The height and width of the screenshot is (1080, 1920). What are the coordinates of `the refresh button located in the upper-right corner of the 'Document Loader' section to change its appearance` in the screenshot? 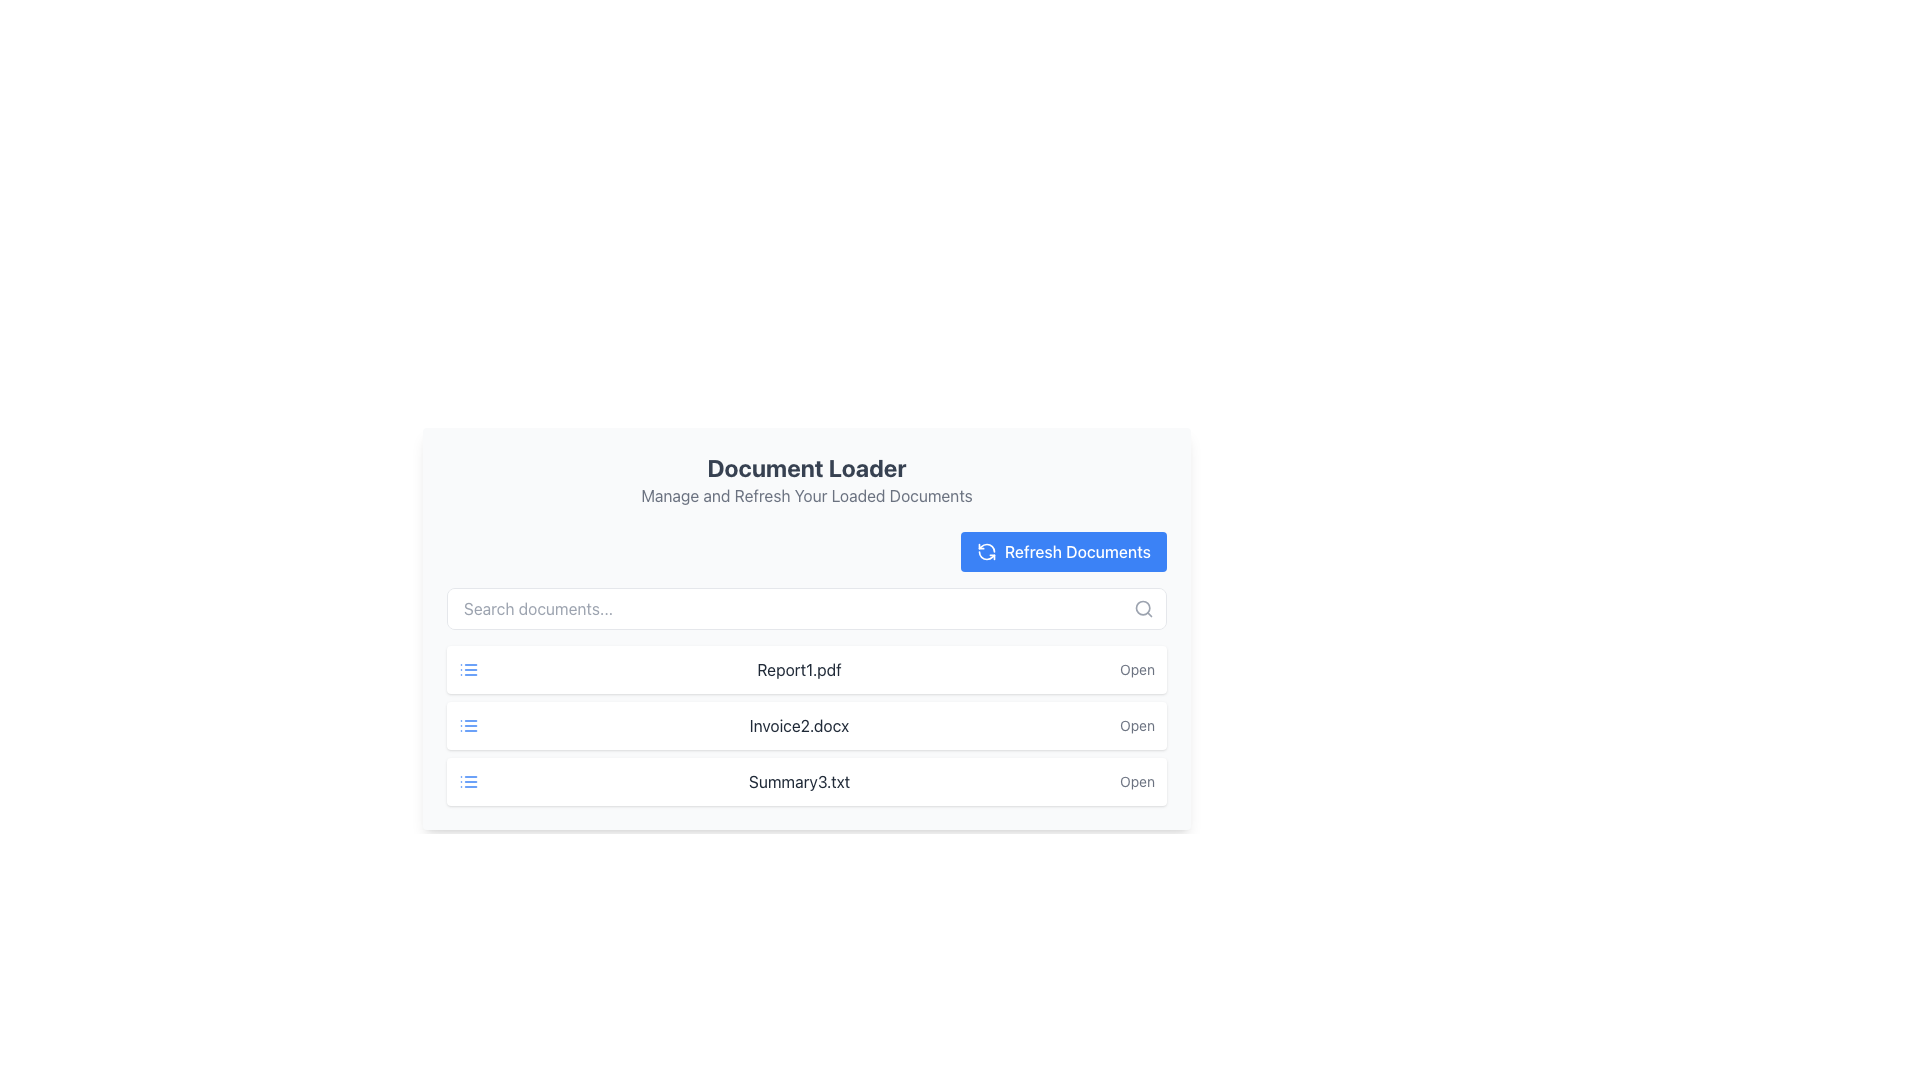 It's located at (1062, 551).